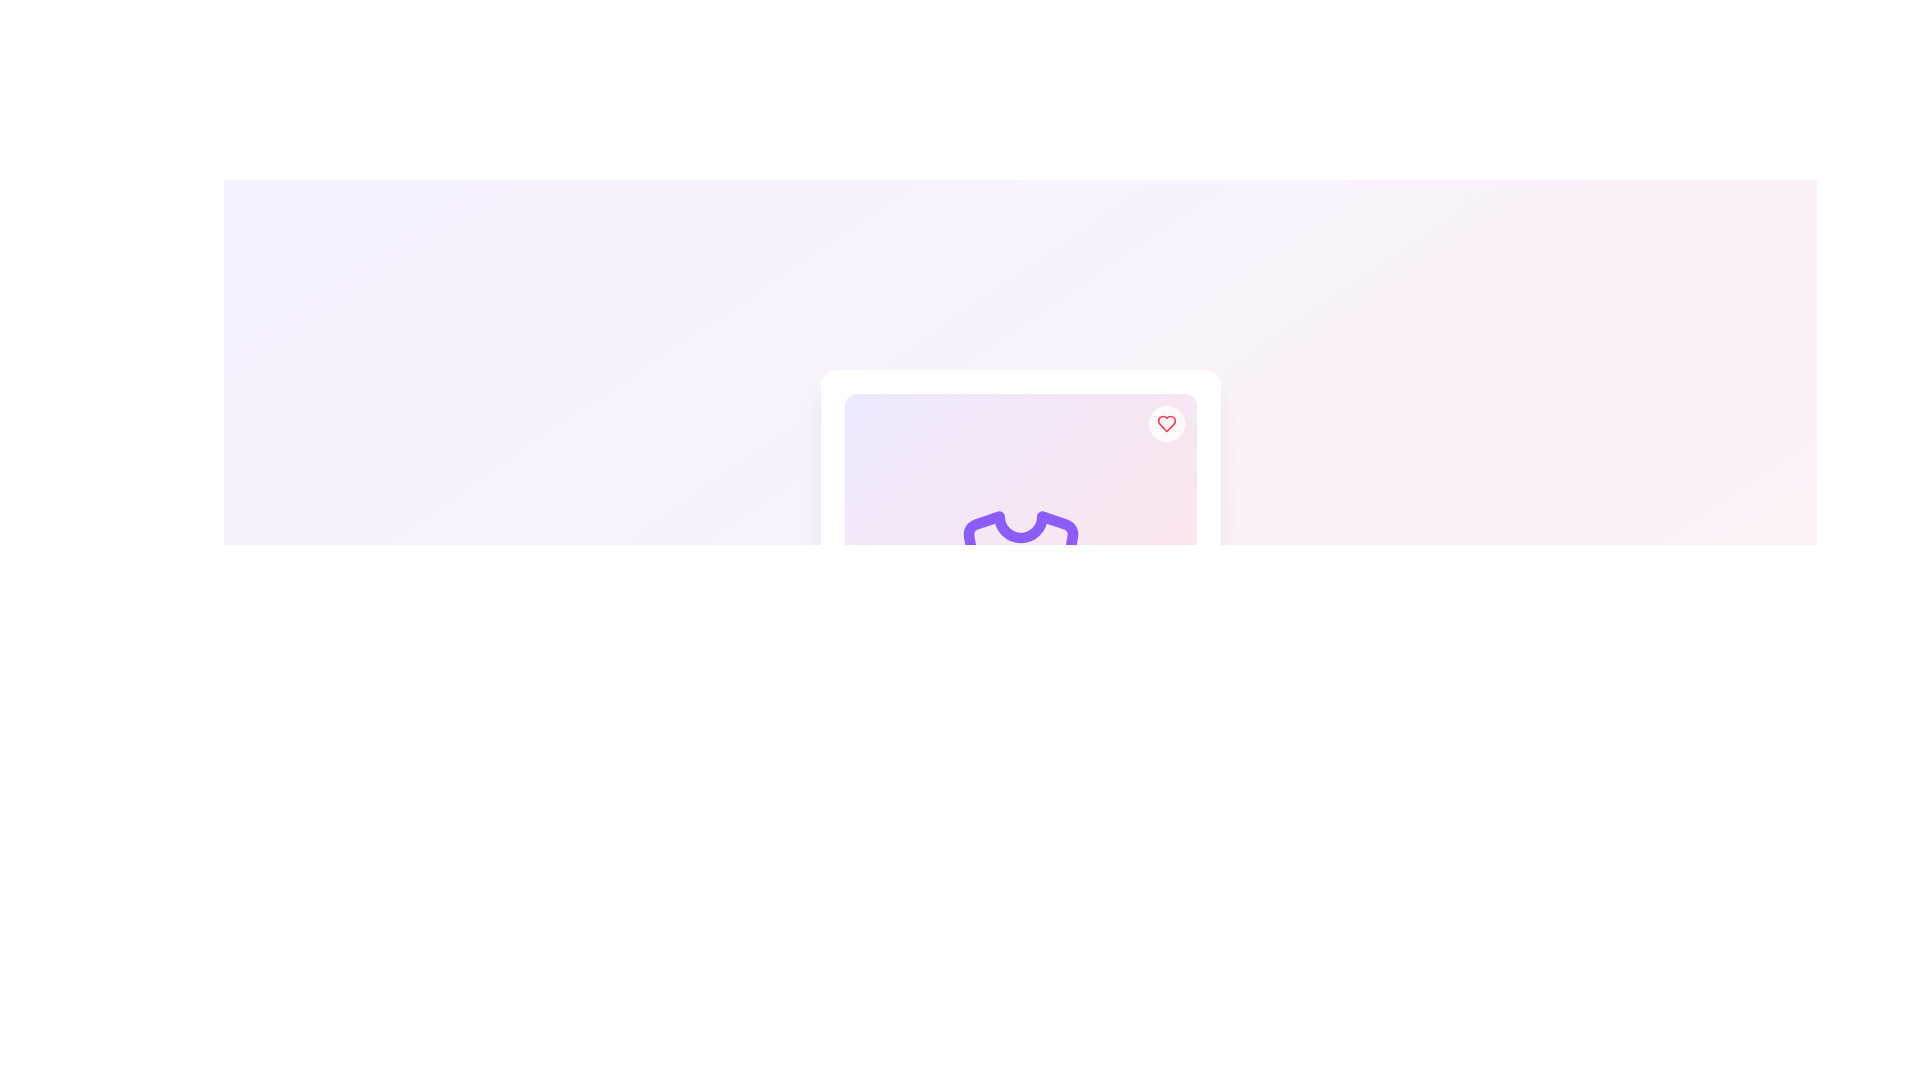 Image resolution: width=1920 pixels, height=1080 pixels. Describe the element at coordinates (1166, 423) in the screenshot. I see `the red heart-shaped icon` at that location.